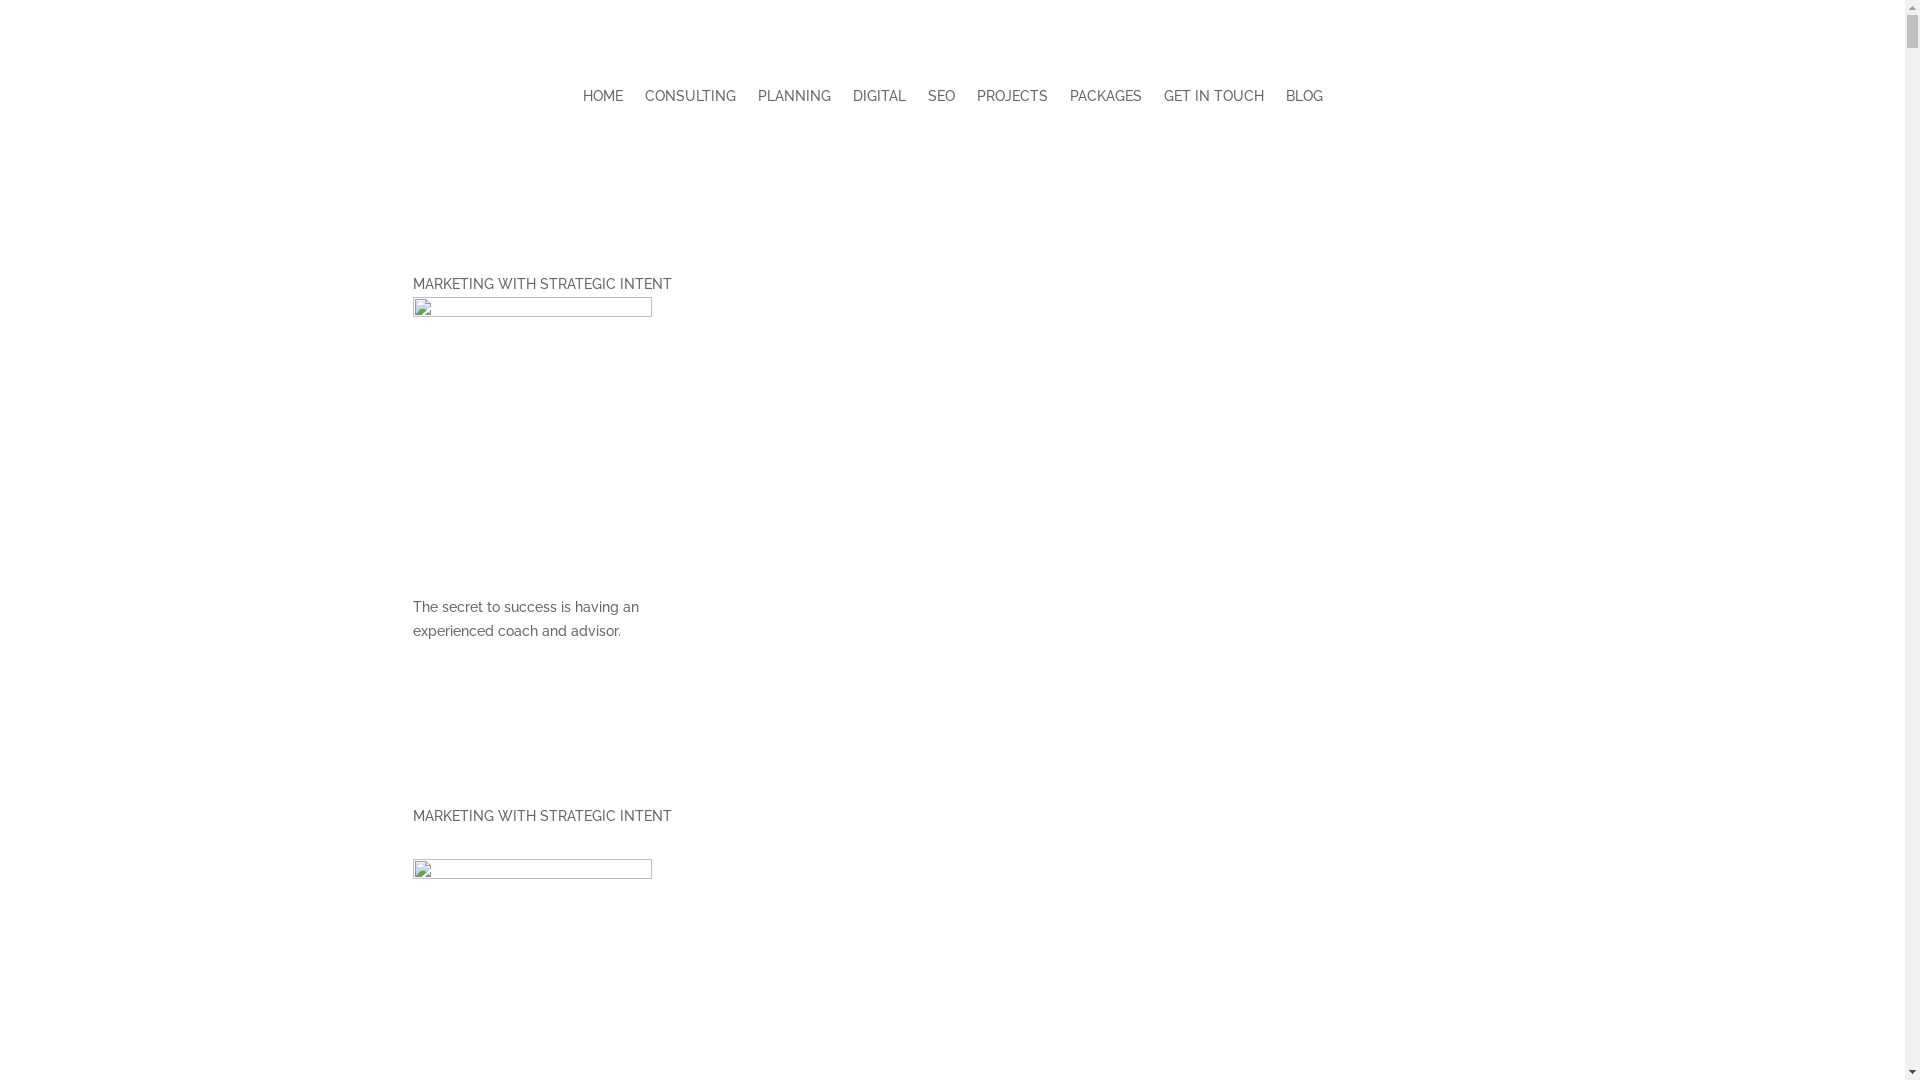  What do you see at coordinates (757, 100) in the screenshot?
I see `'PLANNING'` at bounding box center [757, 100].